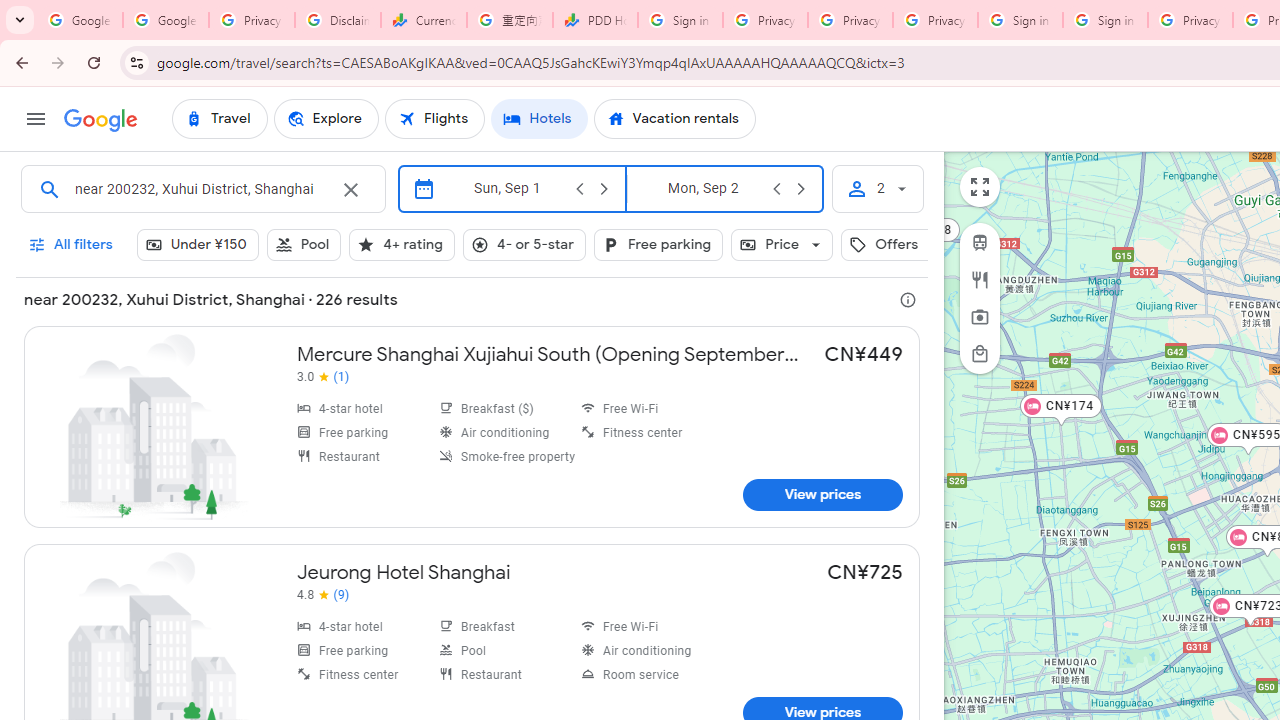 This screenshot has height=720, width=1280. What do you see at coordinates (423, 20) in the screenshot?
I see `'Currencies - Google Finance'` at bounding box center [423, 20].